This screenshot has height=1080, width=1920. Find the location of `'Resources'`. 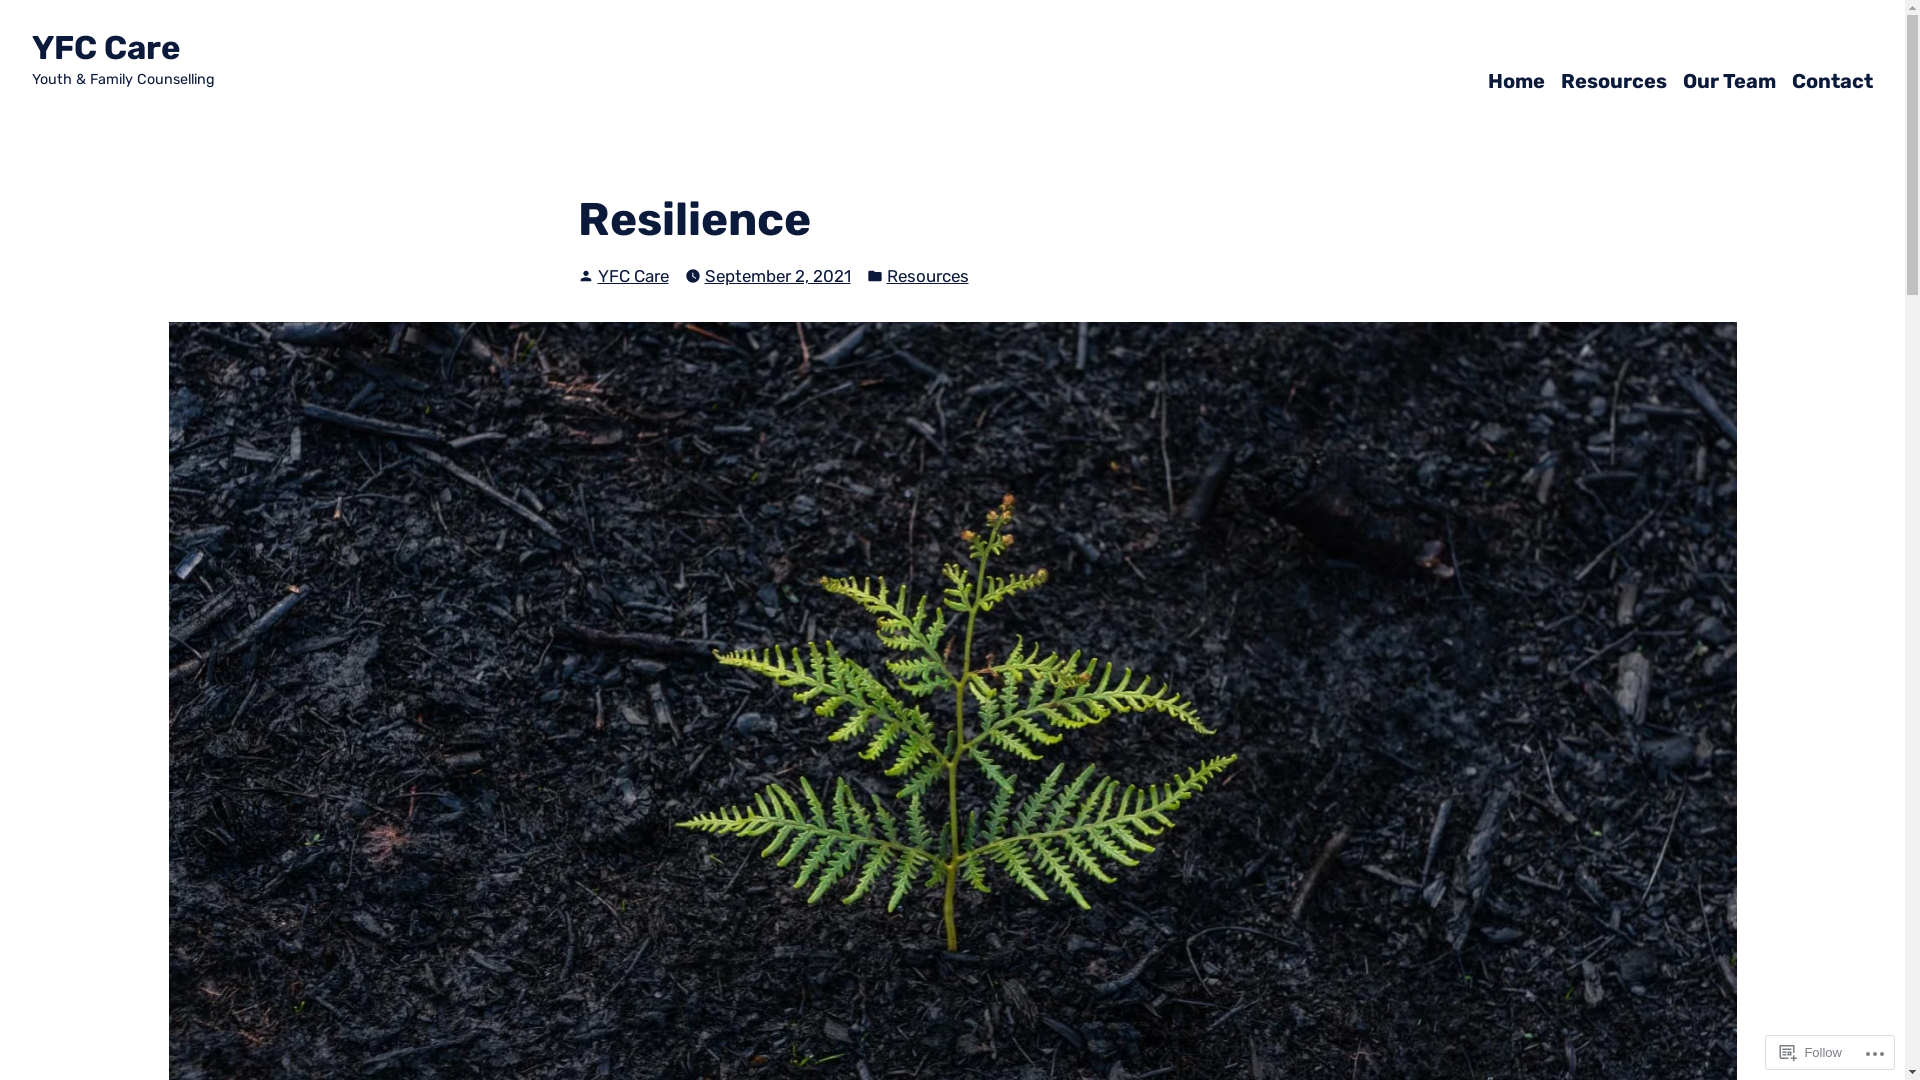

'Resources' is located at coordinates (1613, 79).